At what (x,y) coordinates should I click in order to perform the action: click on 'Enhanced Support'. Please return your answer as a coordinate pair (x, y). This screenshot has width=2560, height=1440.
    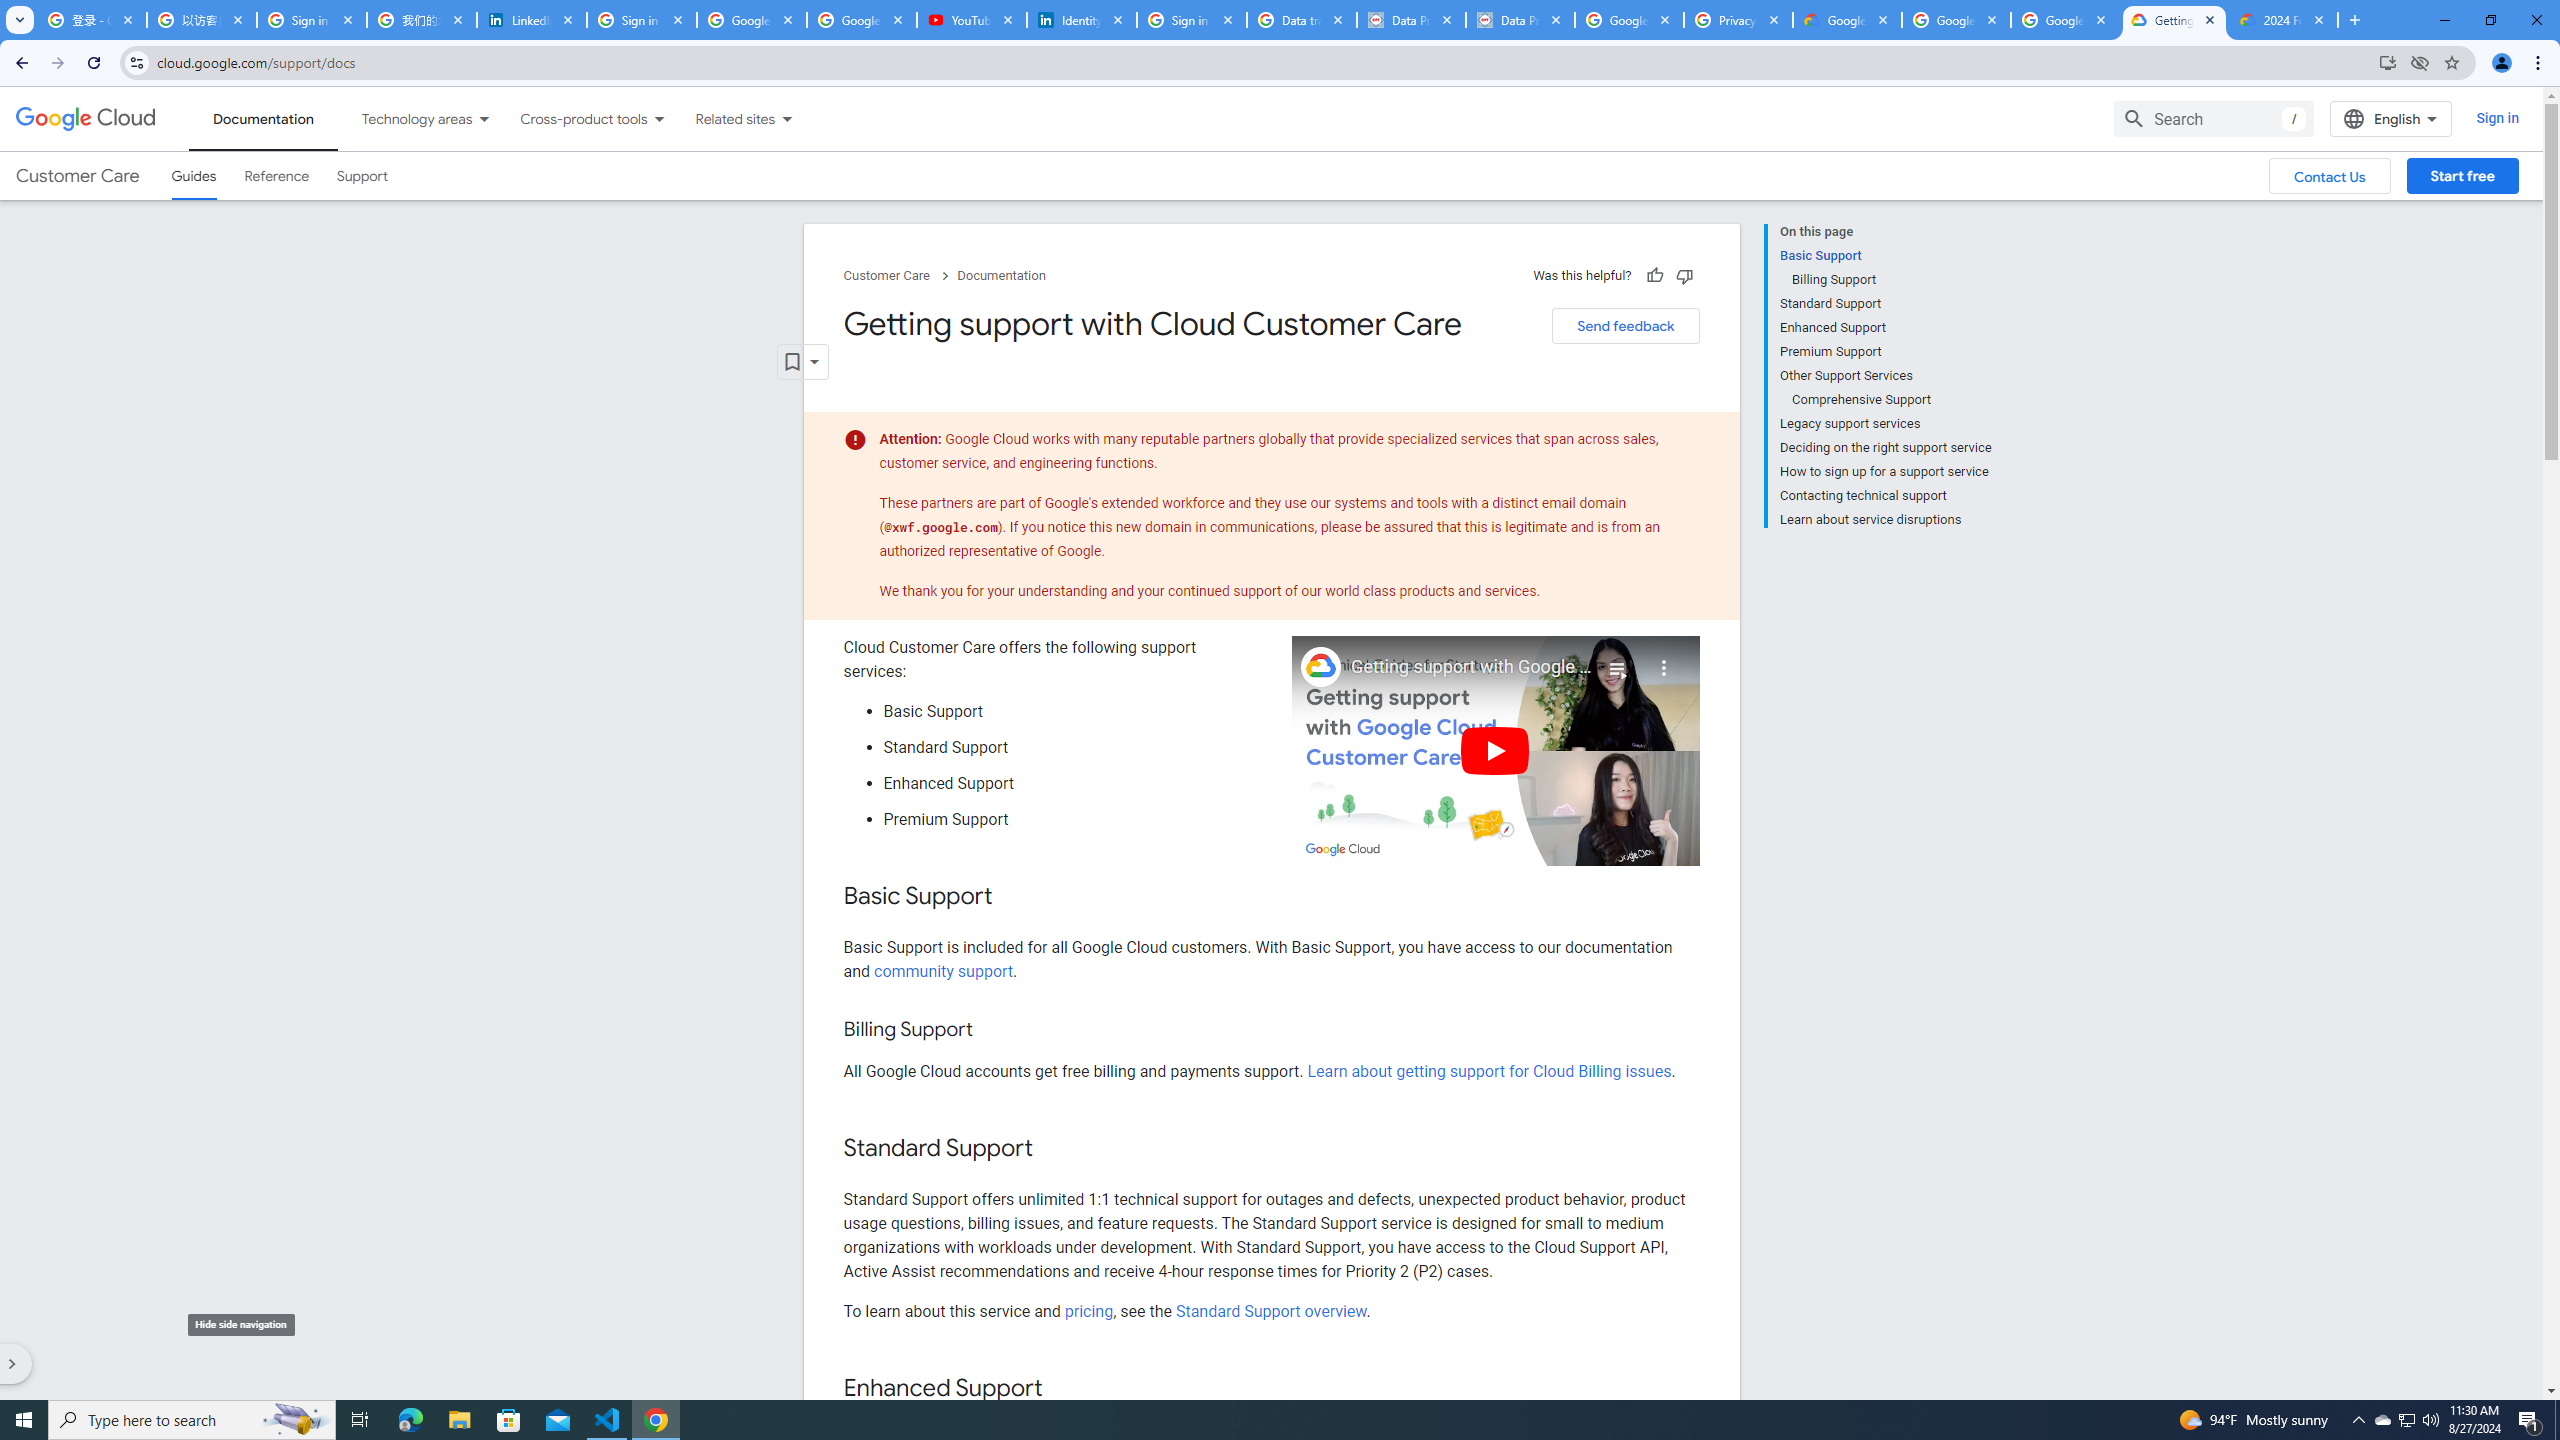
    Looking at the image, I should click on (1884, 326).